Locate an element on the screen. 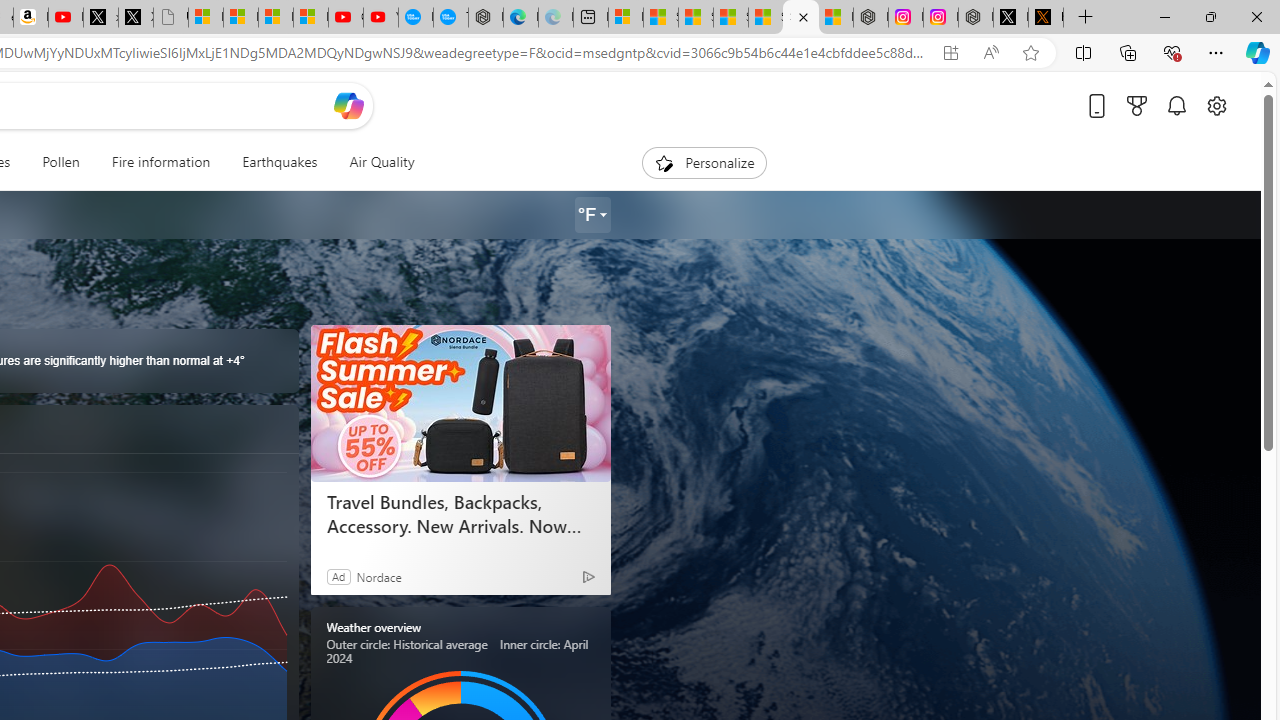  'Weather settings' is located at coordinates (591, 215).